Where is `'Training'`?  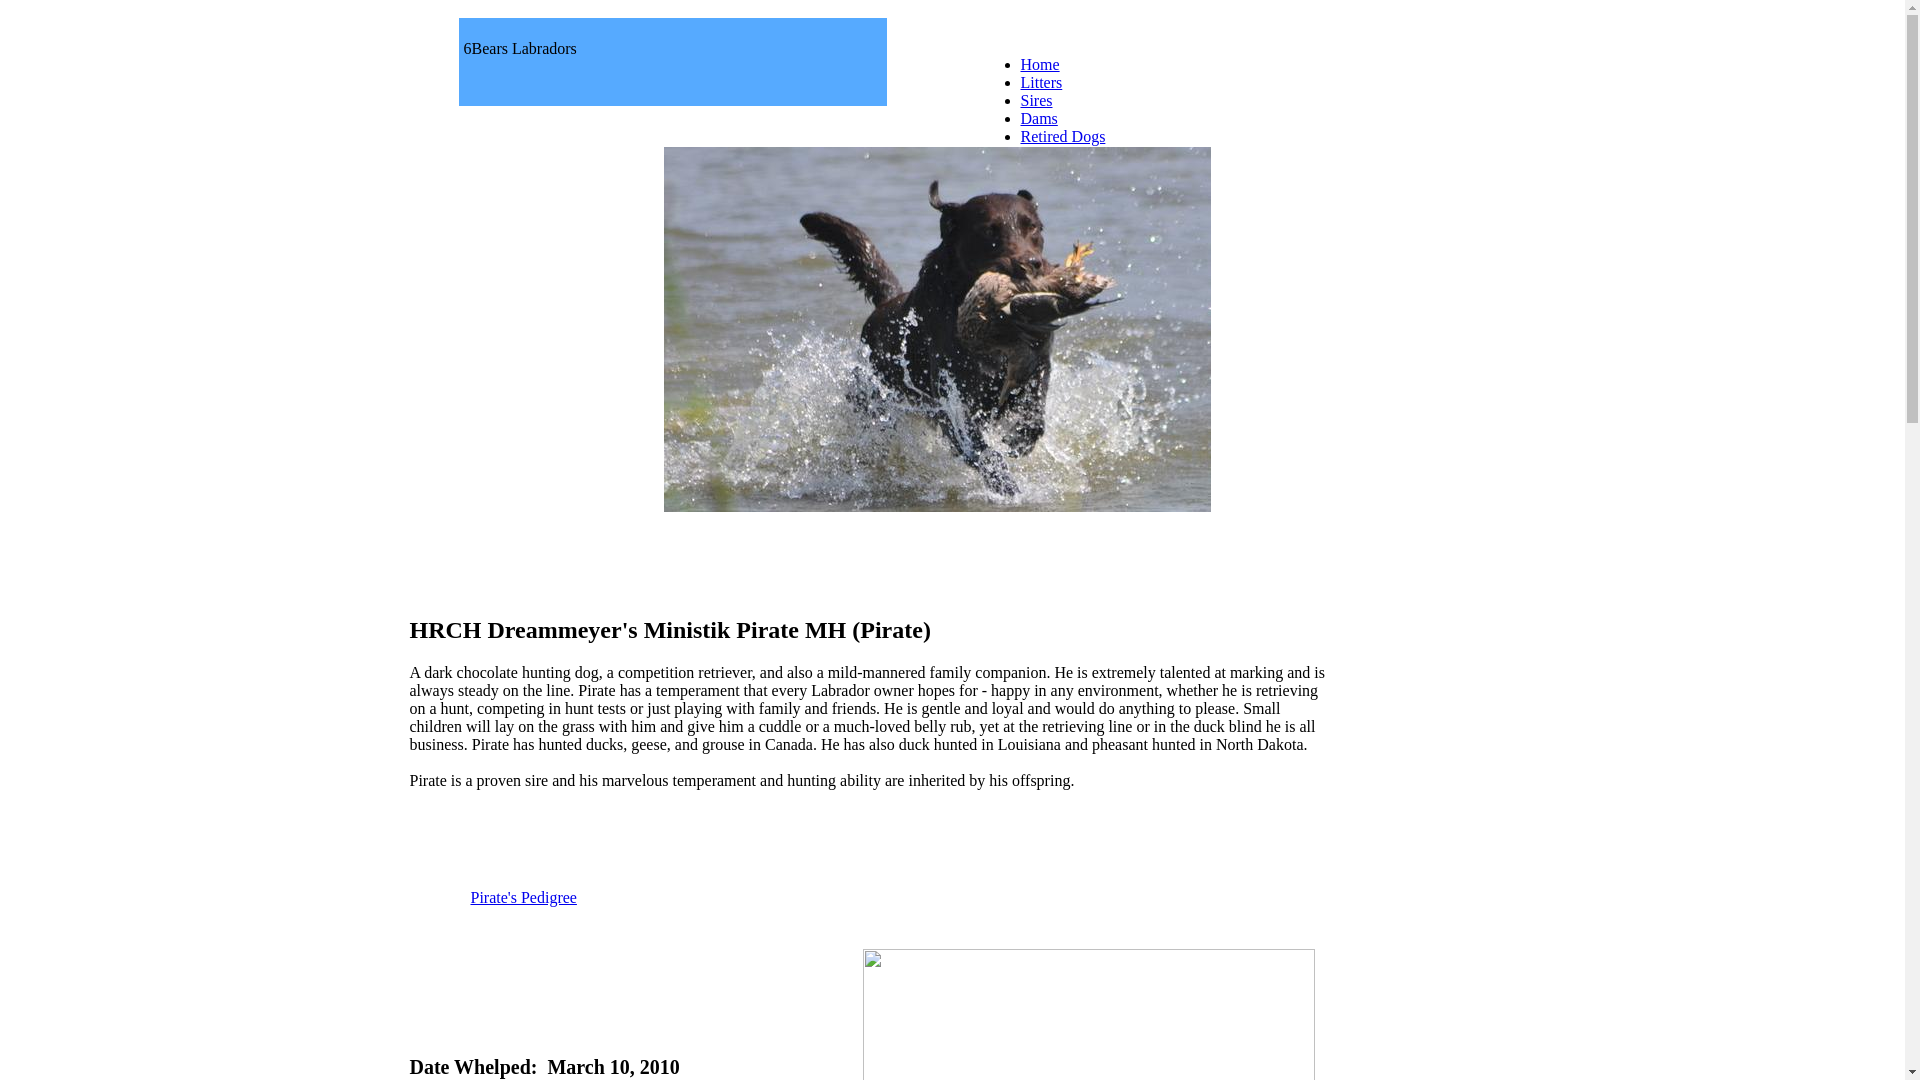
'Training' is located at coordinates (1046, 190).